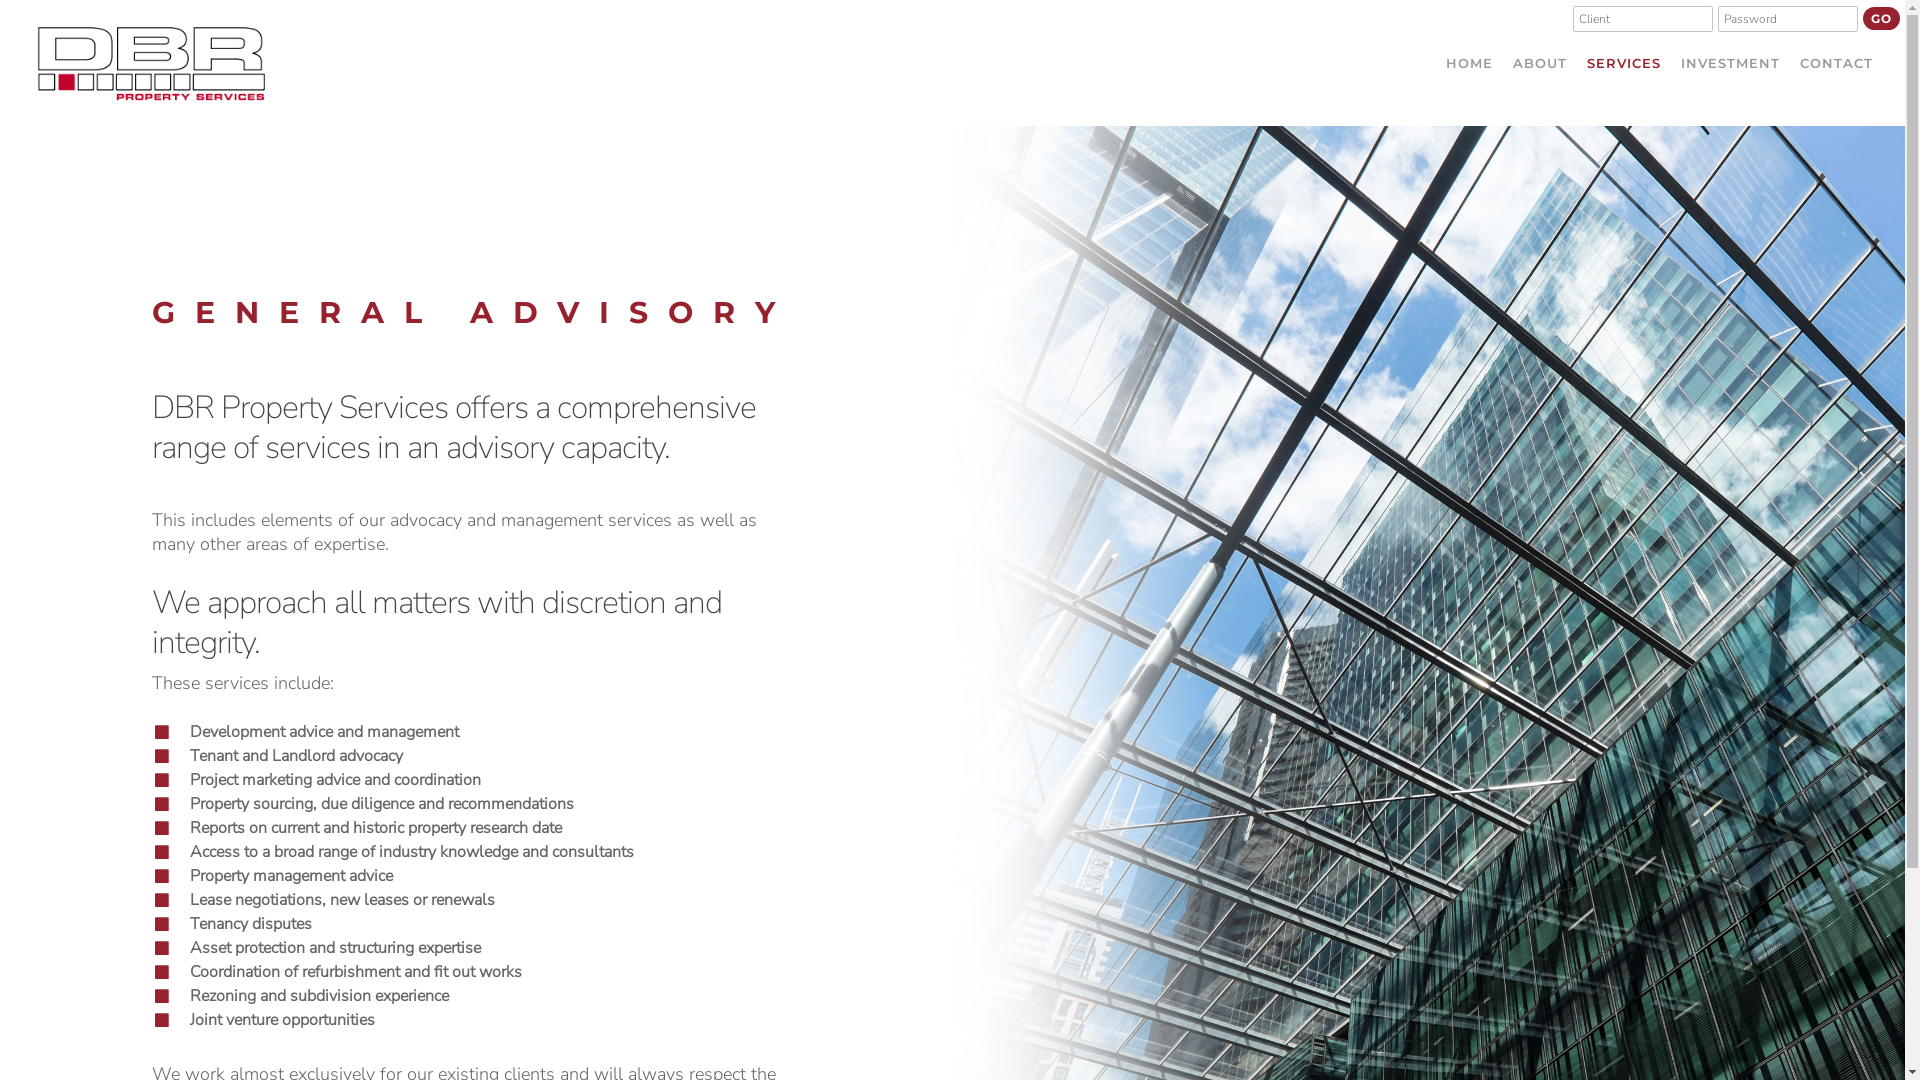 Image resolution: width=1920 pixels, height=1080 pixels. What do you see at coordinates (1469, 61) in the screenshot?
I see `'HOME'` at bounding box center [1469, 61].